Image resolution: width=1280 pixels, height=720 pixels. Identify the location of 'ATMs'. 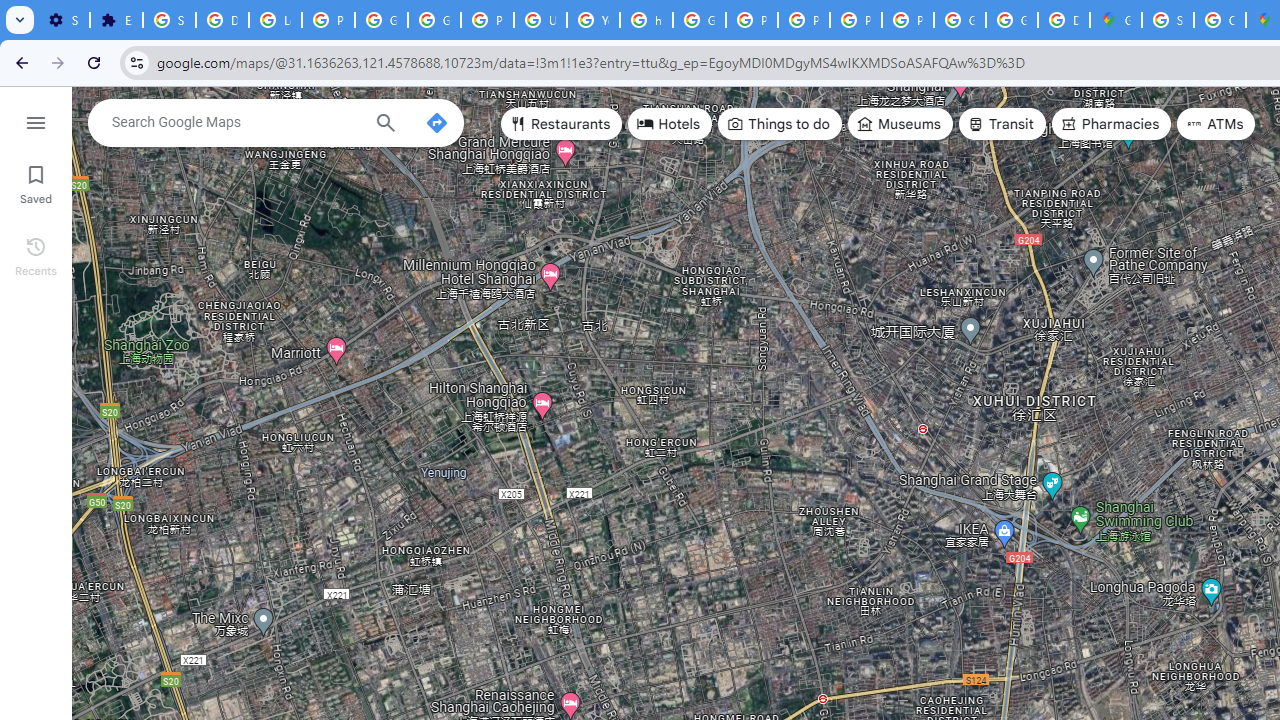
(1215, 124).